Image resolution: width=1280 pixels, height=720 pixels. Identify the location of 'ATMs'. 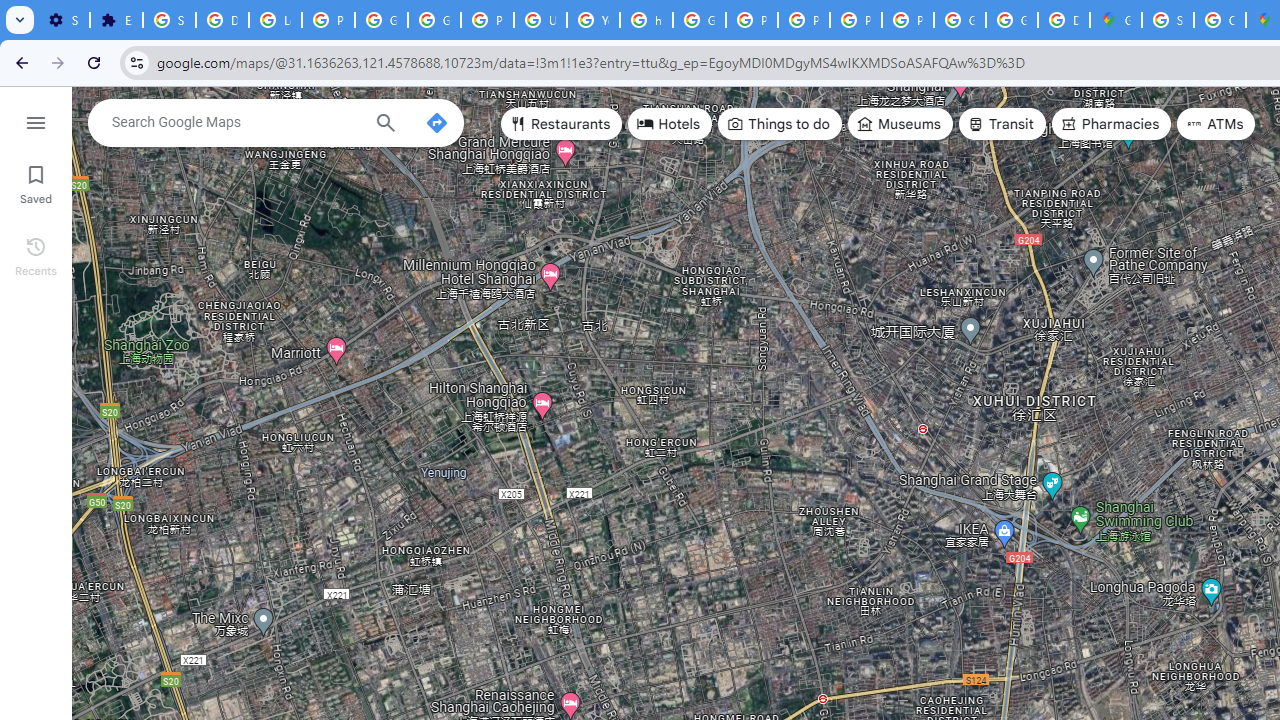
(1215, 124).